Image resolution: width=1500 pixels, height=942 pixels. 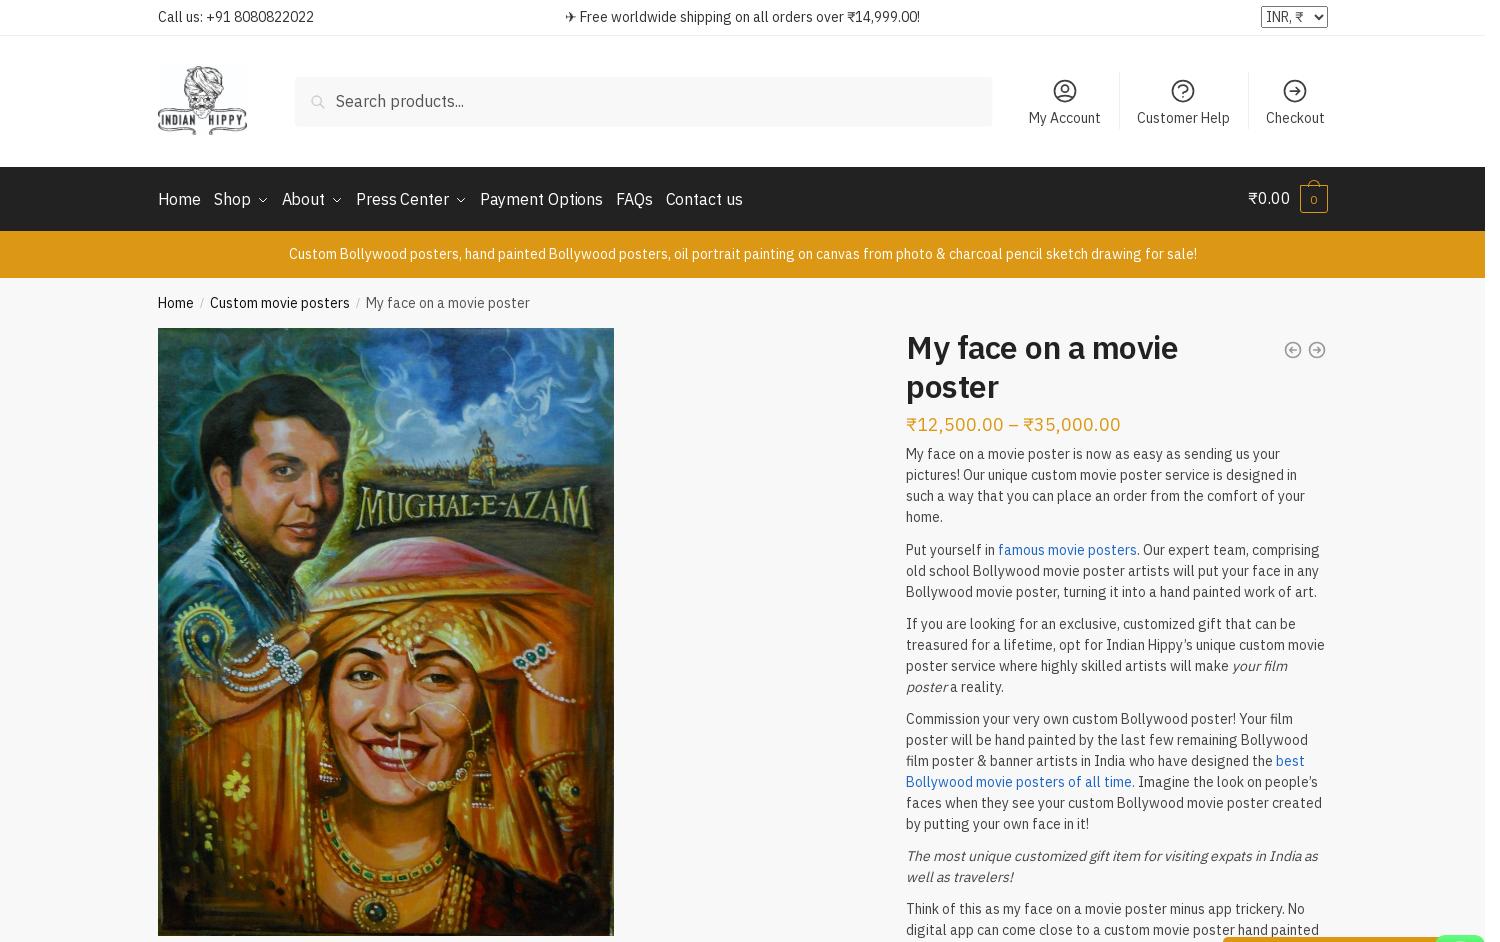 What do you see at coordinates (538, 204) in the screenshot?
I see `'Your Name (required)'` at bounding box center [538, 204].